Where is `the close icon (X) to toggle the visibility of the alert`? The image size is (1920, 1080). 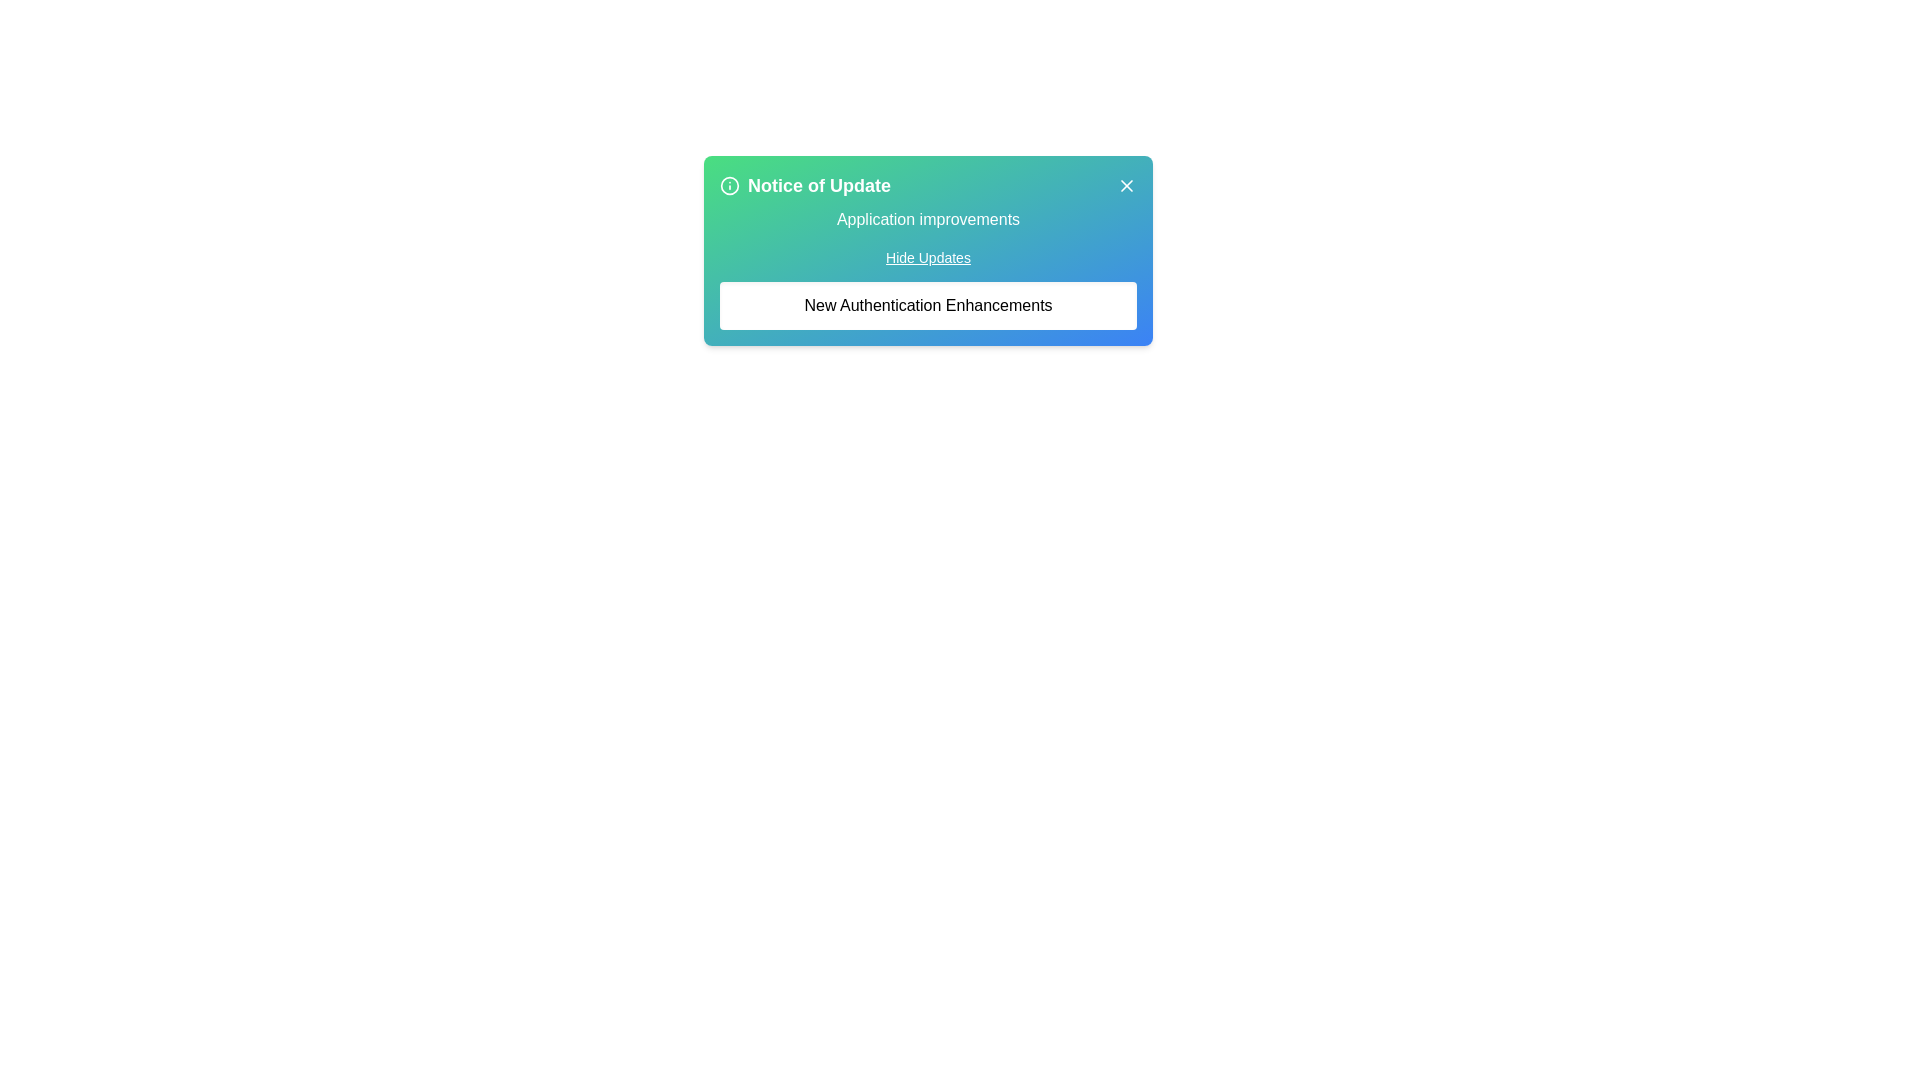 the close icon (X) to toggle the visibility of the alert is located at coordinates (1127, 185).